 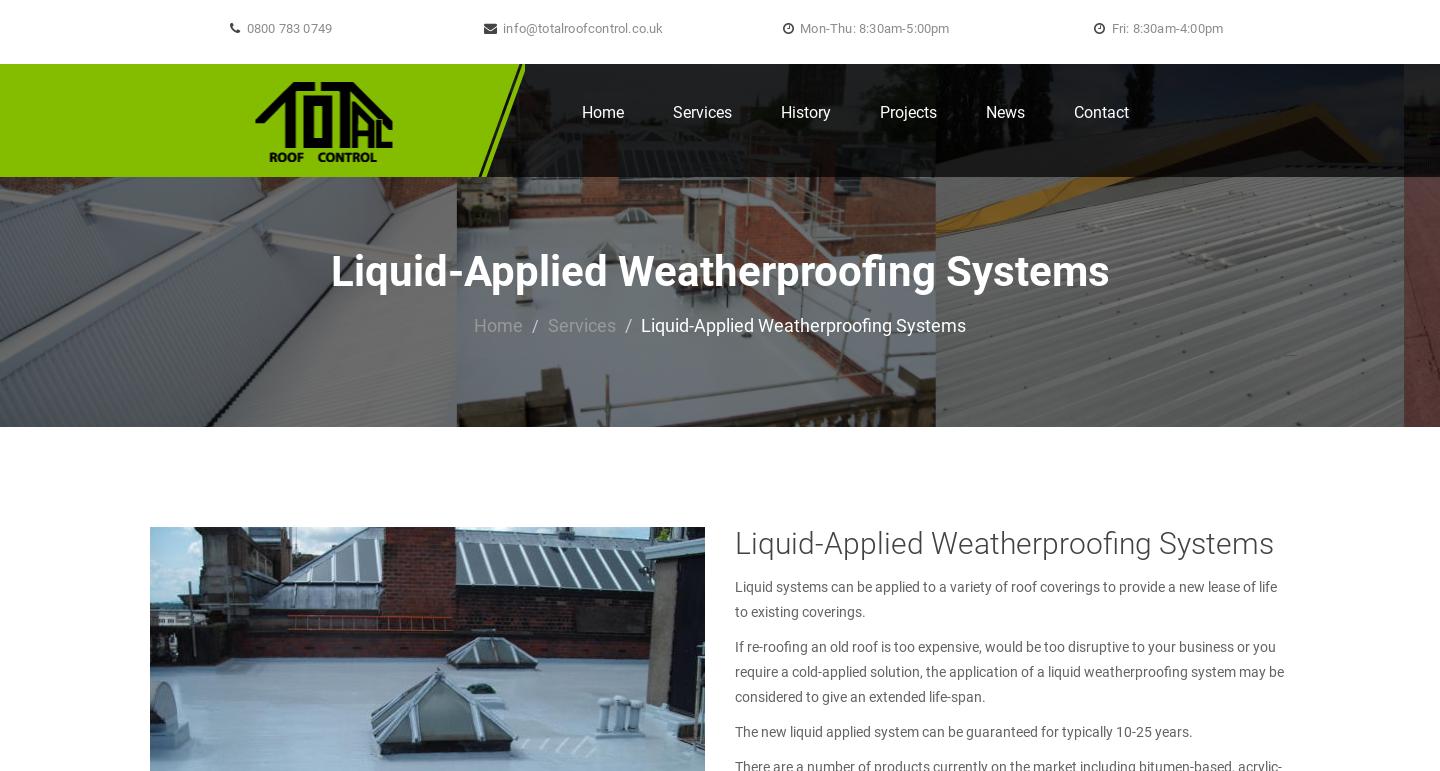 I want to click on 'Mon-Thu: 8:30am-5:00pm', so click(x=871, y=28).